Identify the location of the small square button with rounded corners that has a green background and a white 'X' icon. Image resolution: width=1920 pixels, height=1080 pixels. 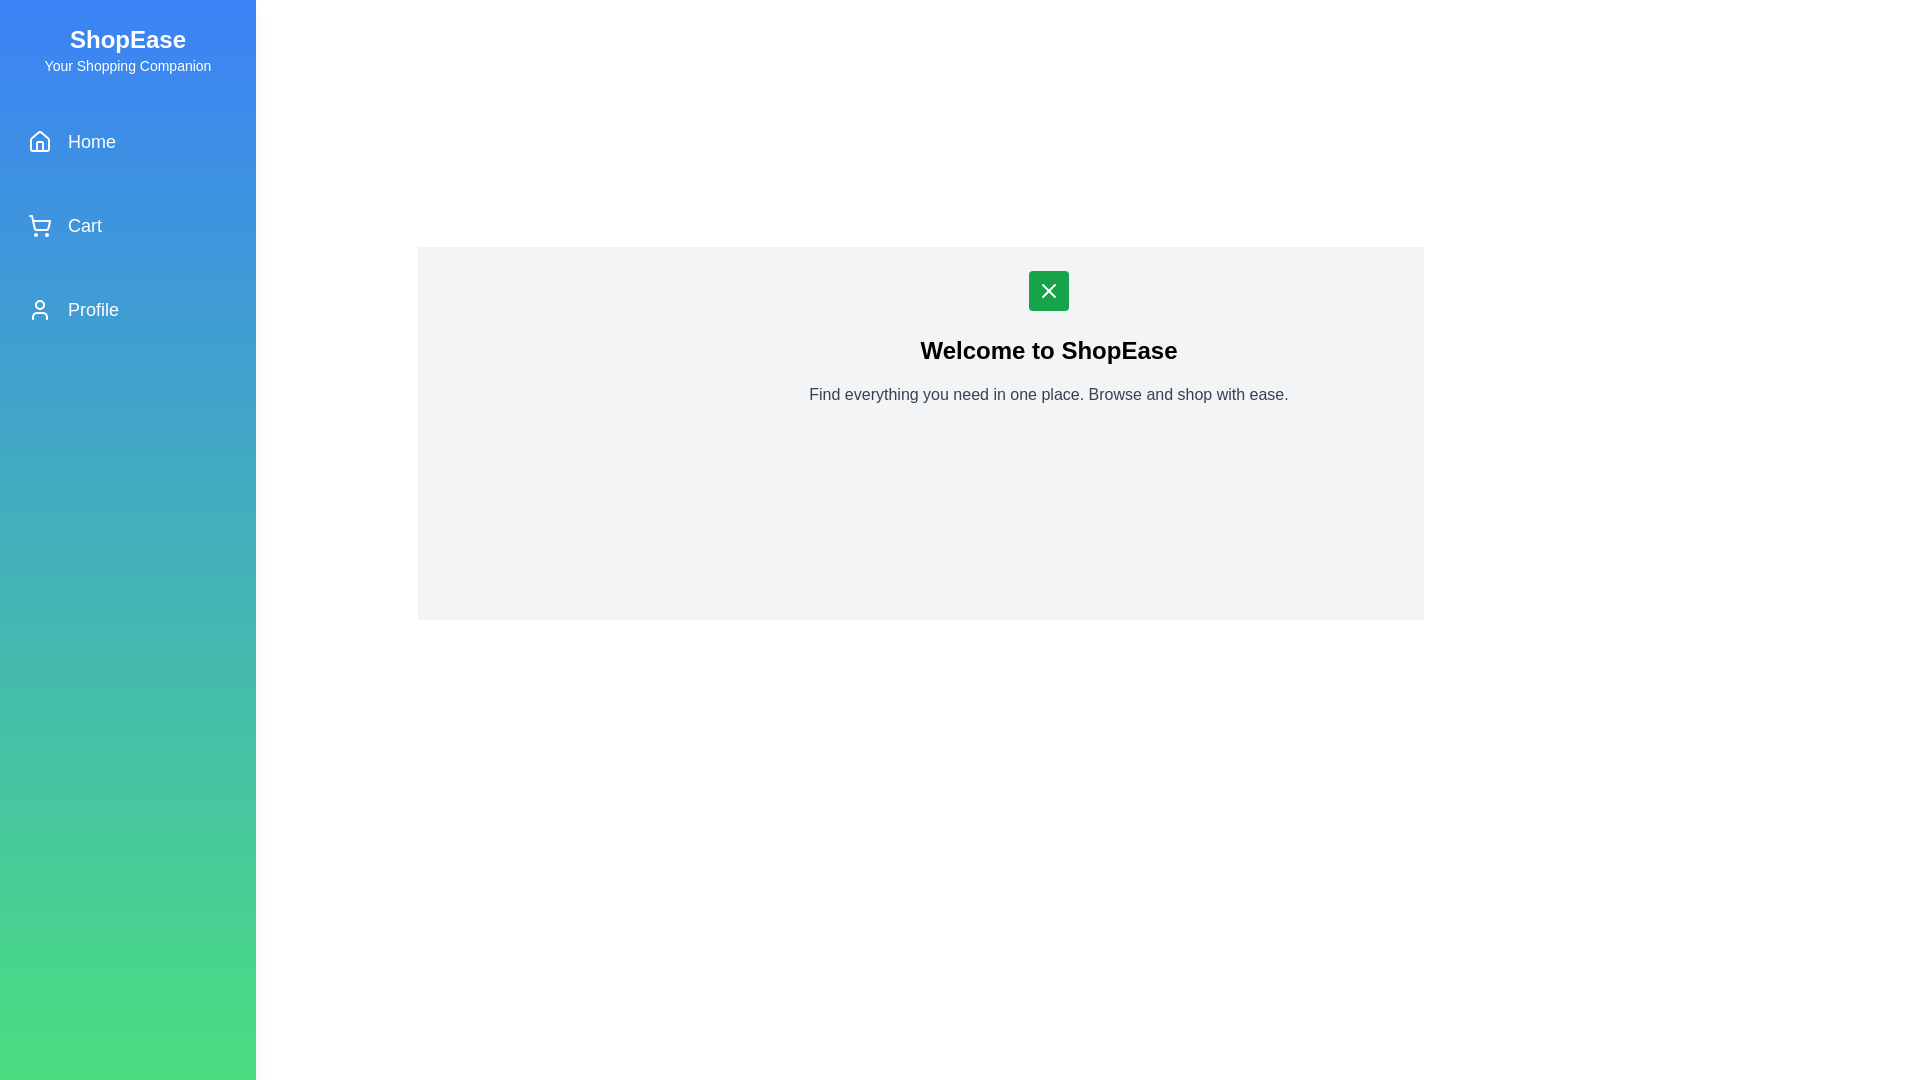
(1048, 290).